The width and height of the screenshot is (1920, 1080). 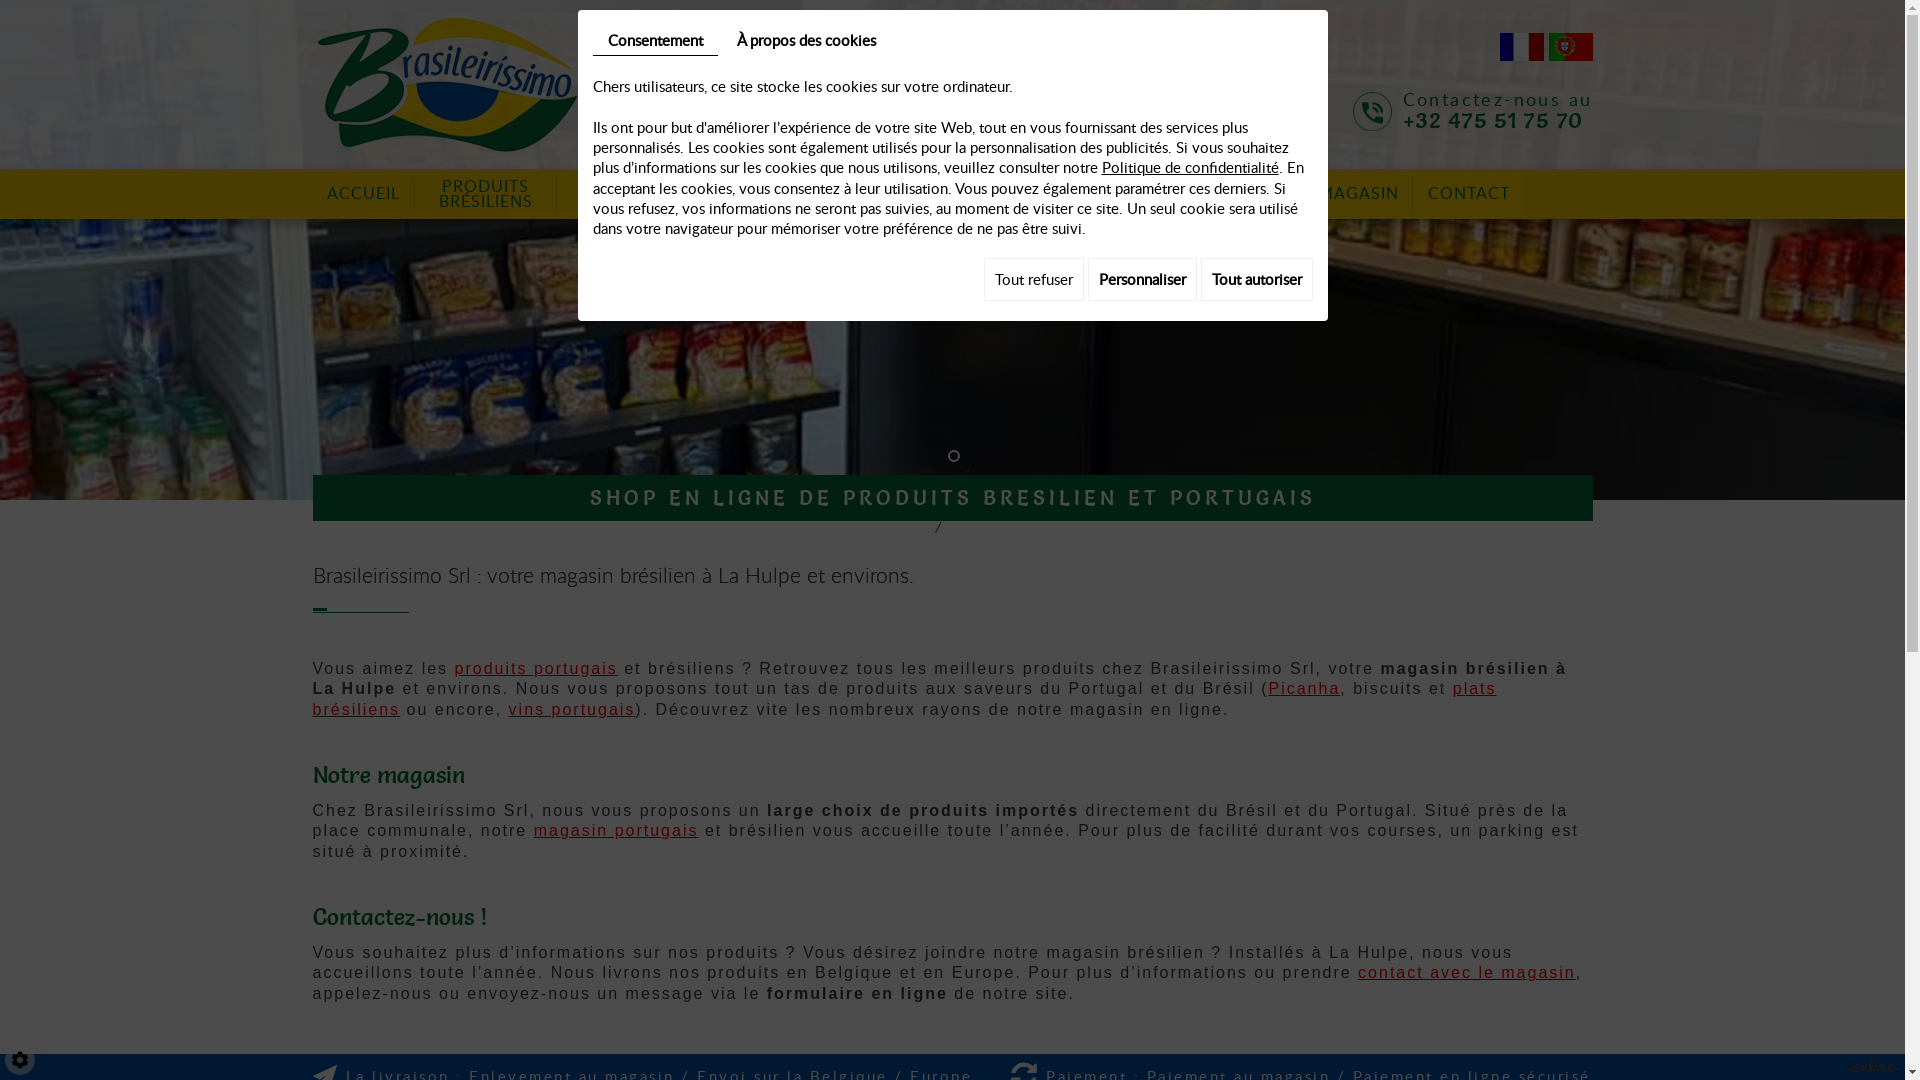 What do you see at coordinates (1087, 278) in the screenshot?
I see `'Personnaliser'` at bounding box center [1087, 278].